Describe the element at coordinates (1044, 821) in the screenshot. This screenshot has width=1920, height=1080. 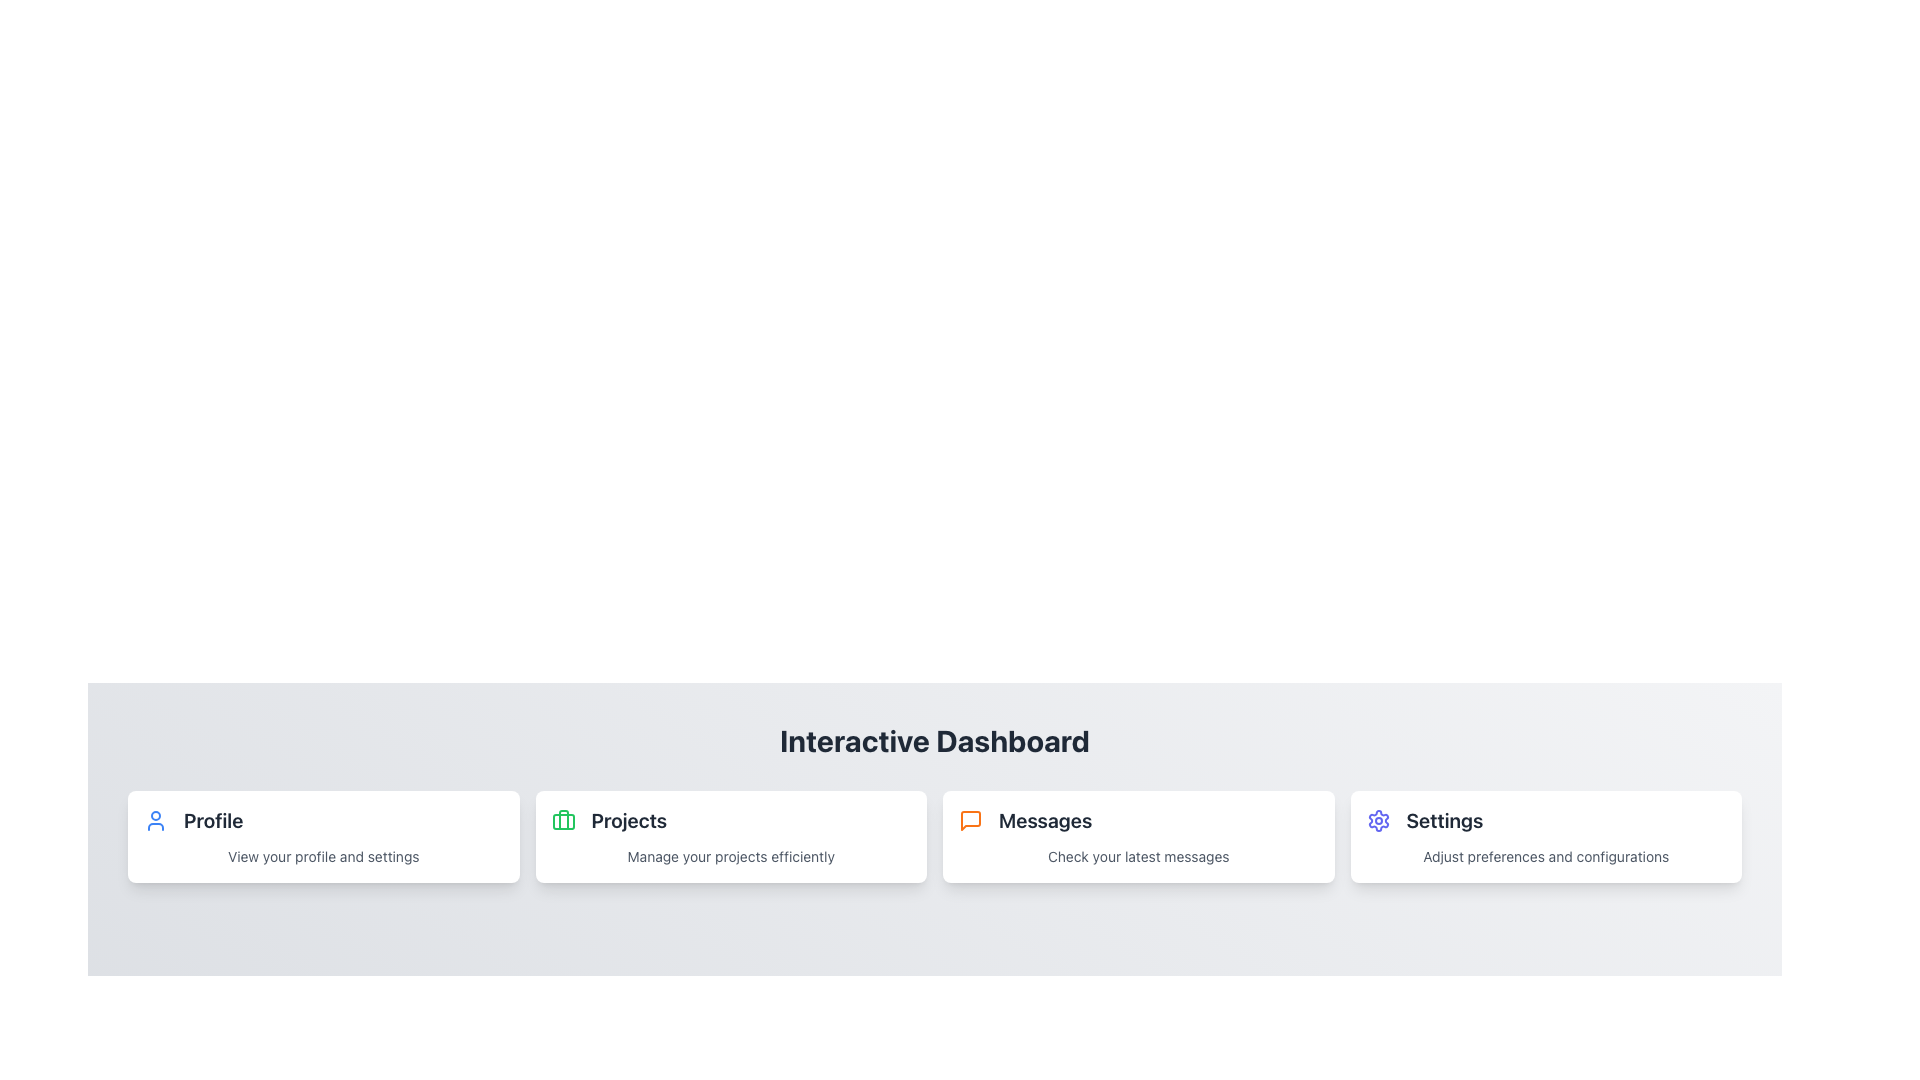
I see `the 'Messages' text label styled in bold, dark font, located on the Interactive Dashboard, positioned to the right of an orange icon` at that location.